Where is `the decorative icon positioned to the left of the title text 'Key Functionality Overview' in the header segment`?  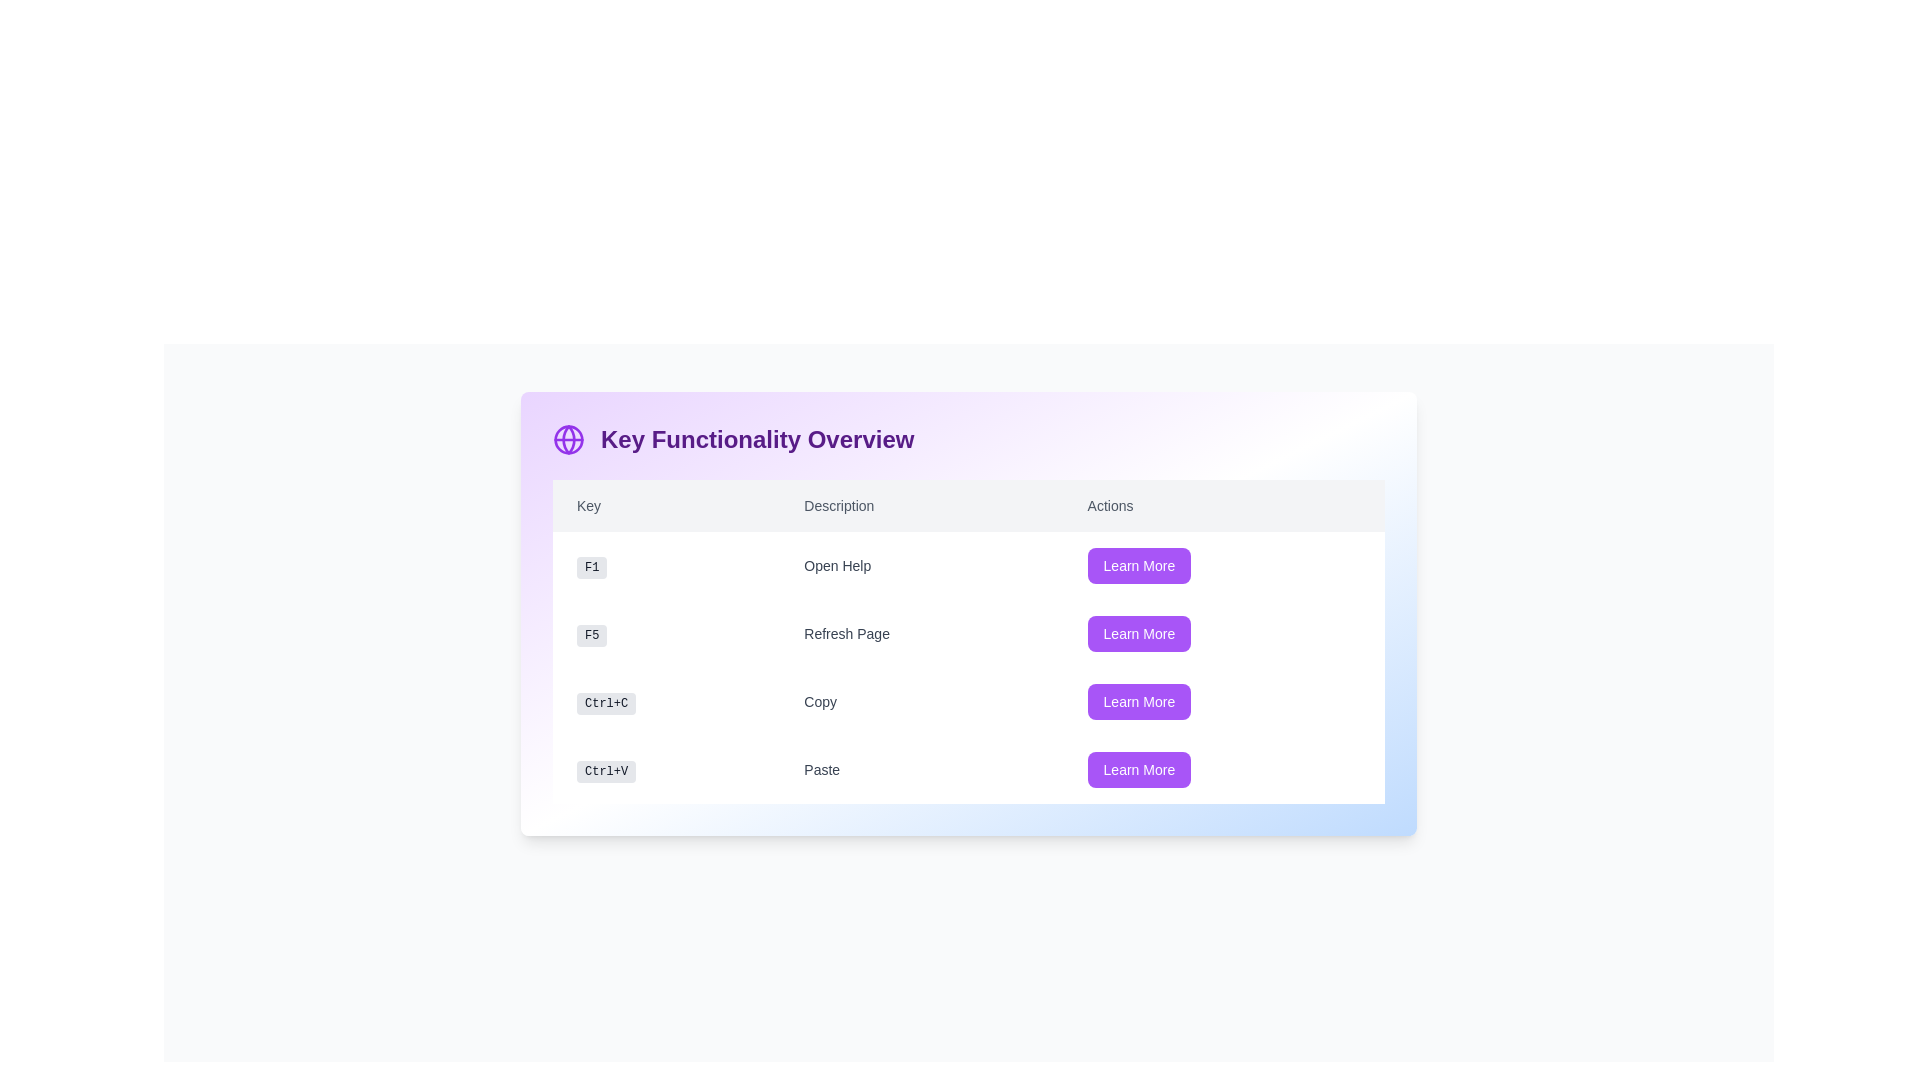 the decorative icon positioned to the left of the title text 'Key Functionality Overview' in the header segment is located at coordinates (568, 438).